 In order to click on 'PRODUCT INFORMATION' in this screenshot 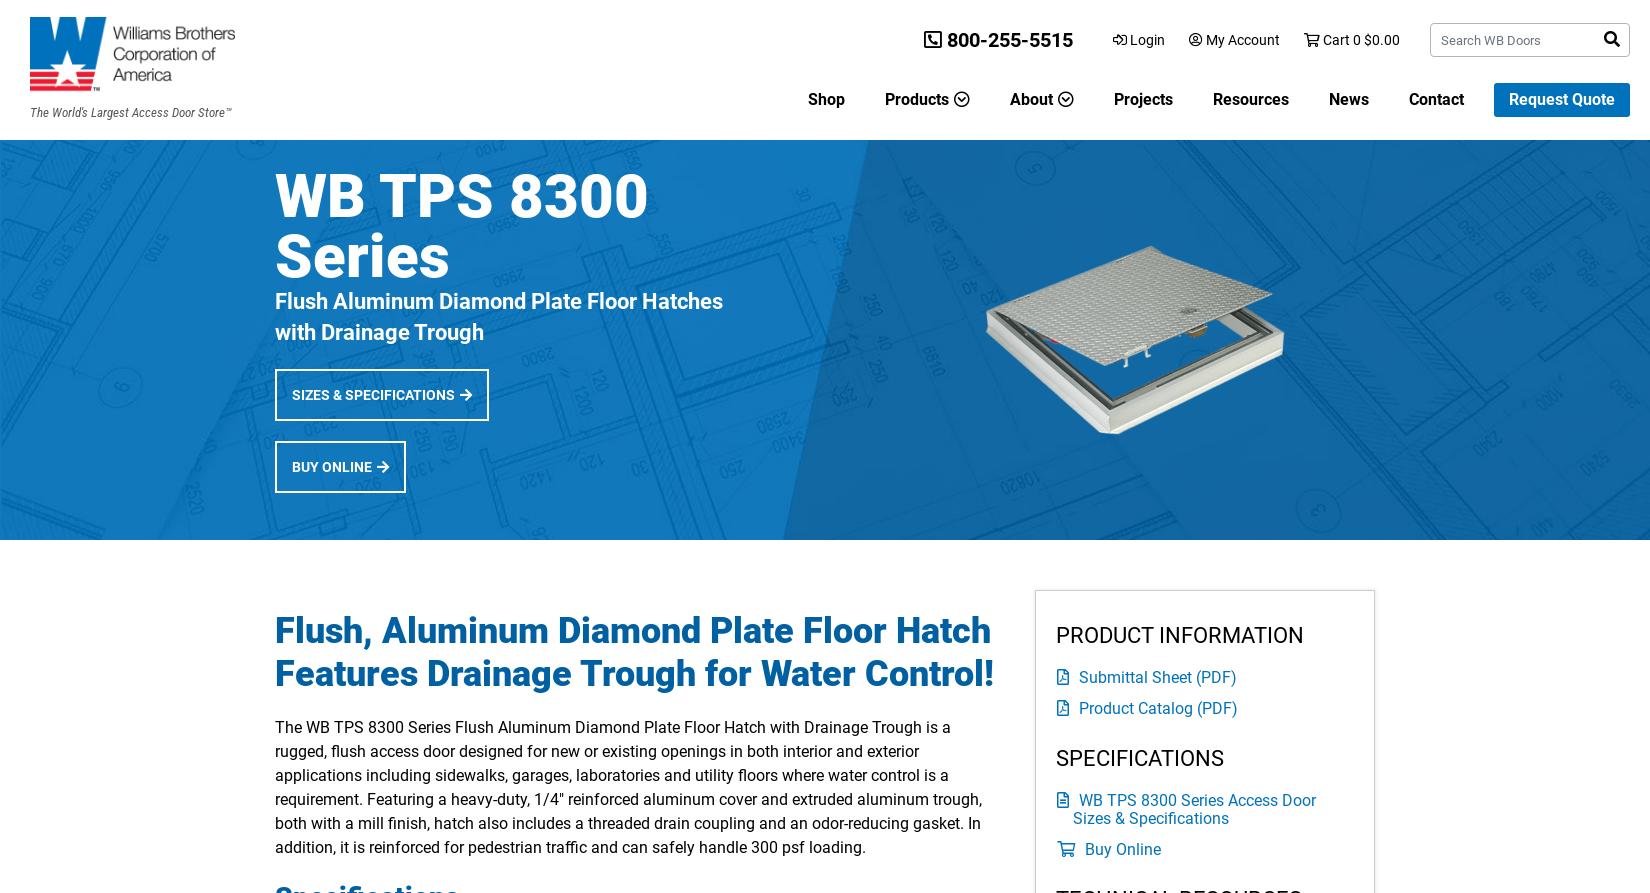, I will do `click(1056, 635)`.